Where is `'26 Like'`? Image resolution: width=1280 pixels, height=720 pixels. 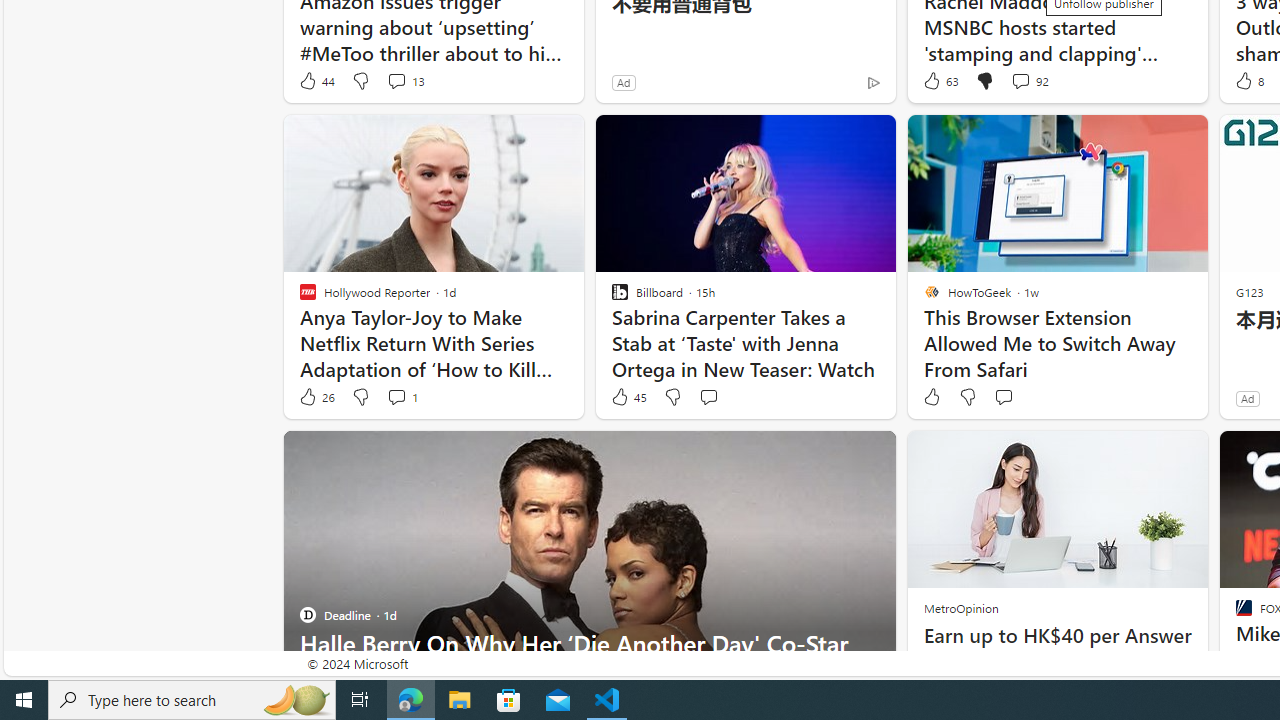 '26 Like' is located at coordinates (315, 397).